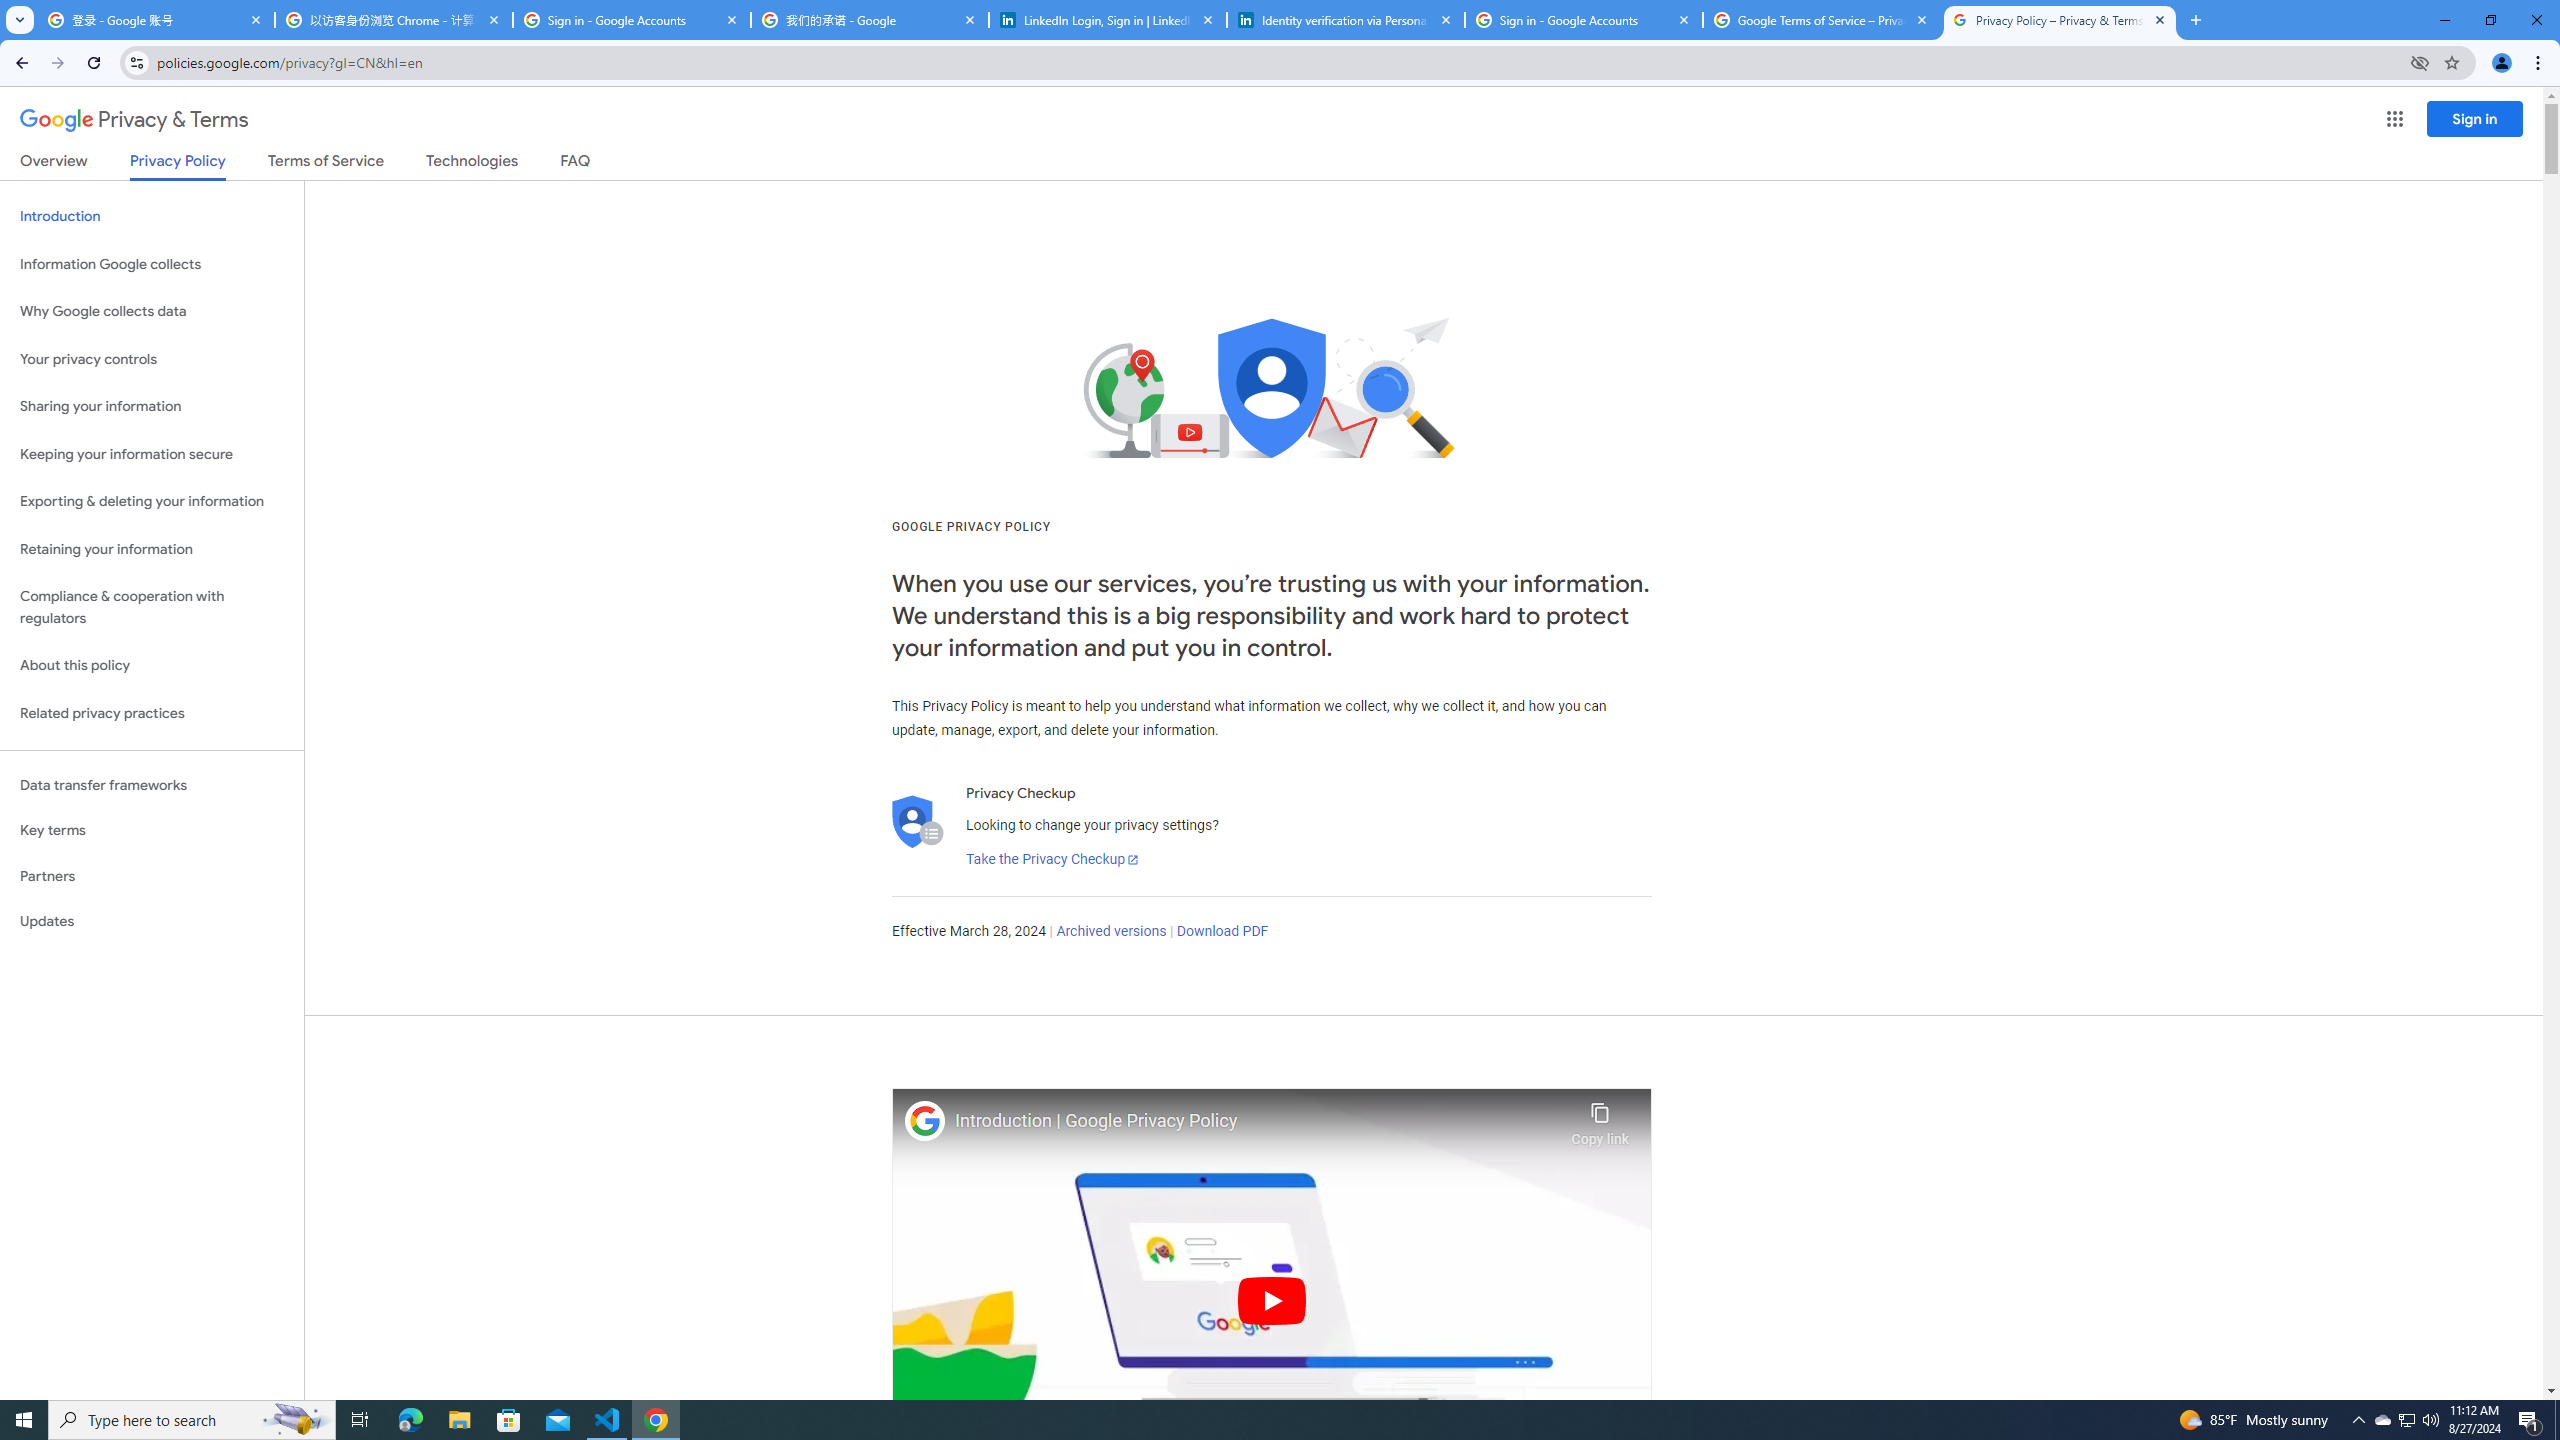 This screenshot has height=1440, width=2560. Describe the element at coordinates (1271, 1299) in the screenshot. I see `'Play'` at that location.